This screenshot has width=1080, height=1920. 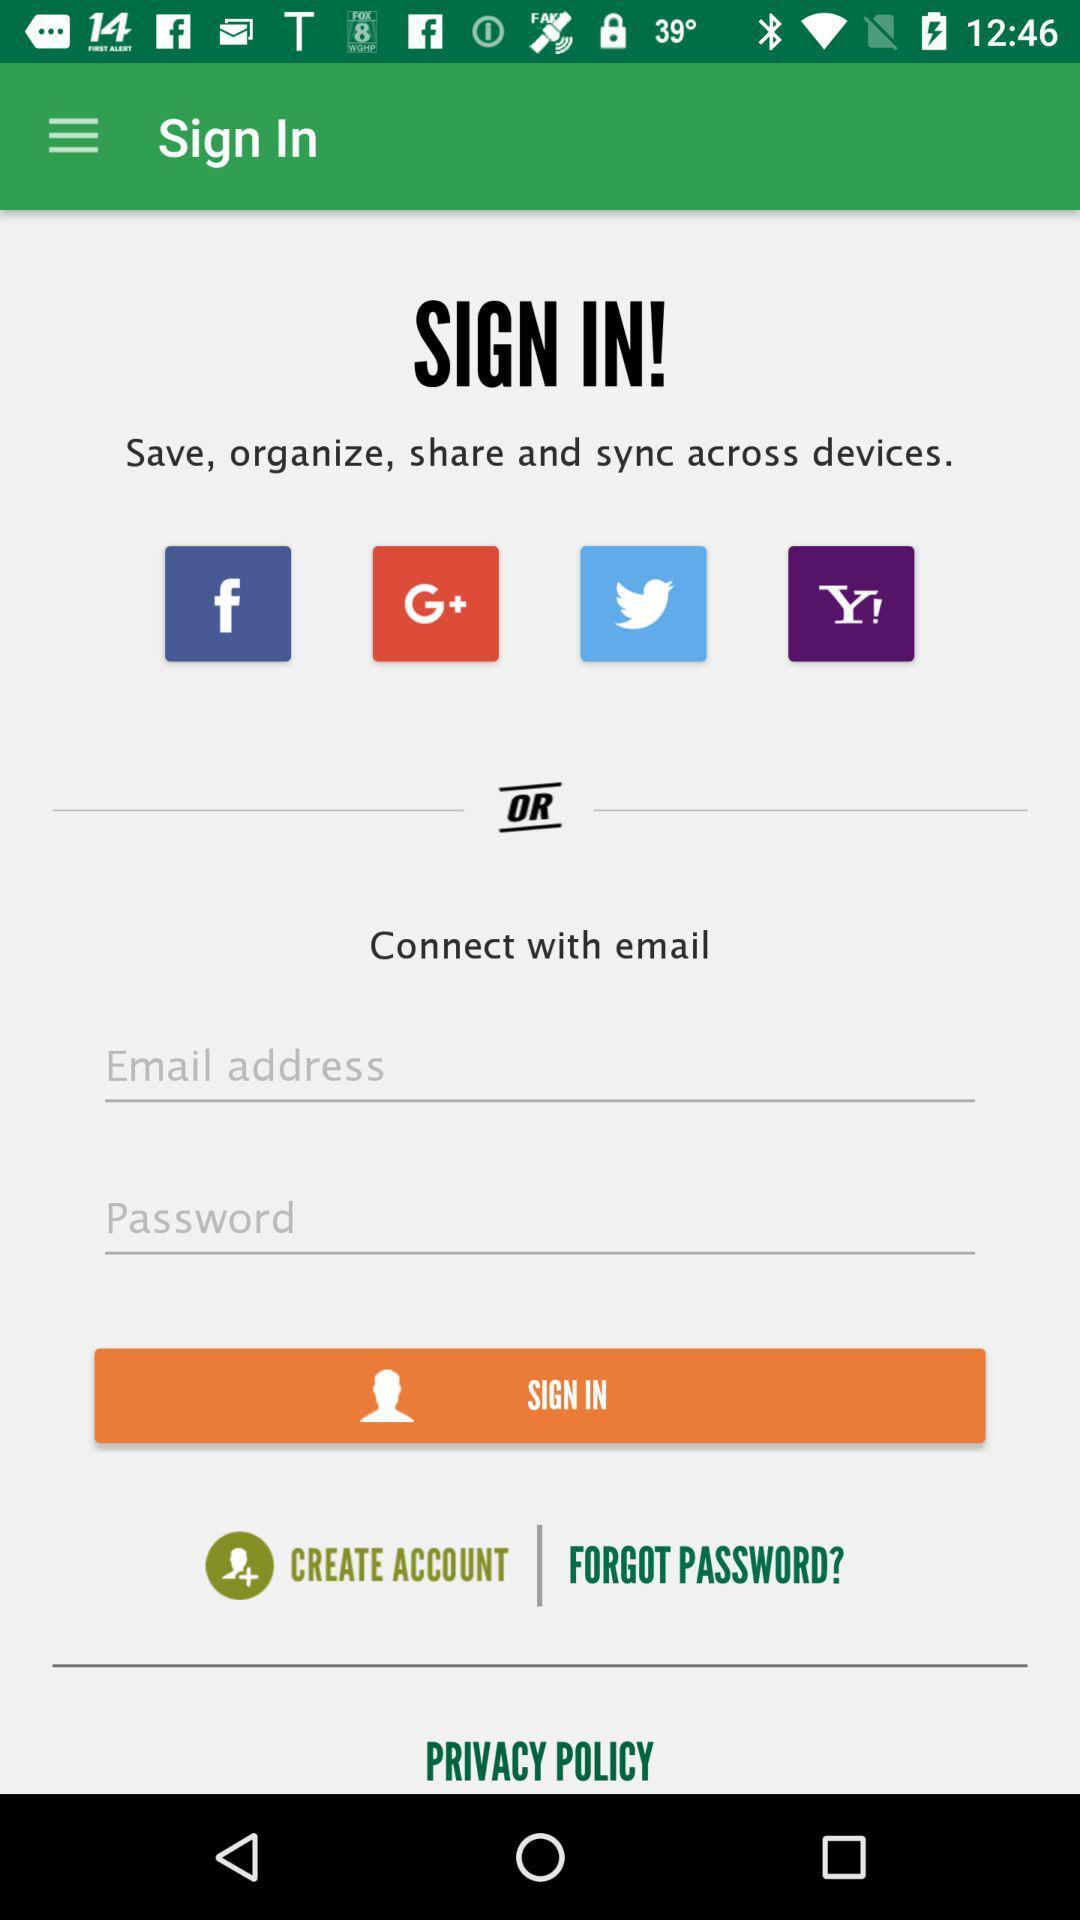 What do you see at coordinates (227, 602) in the screenshot?
I see `facebook logo` at bounding box center [227, 602].